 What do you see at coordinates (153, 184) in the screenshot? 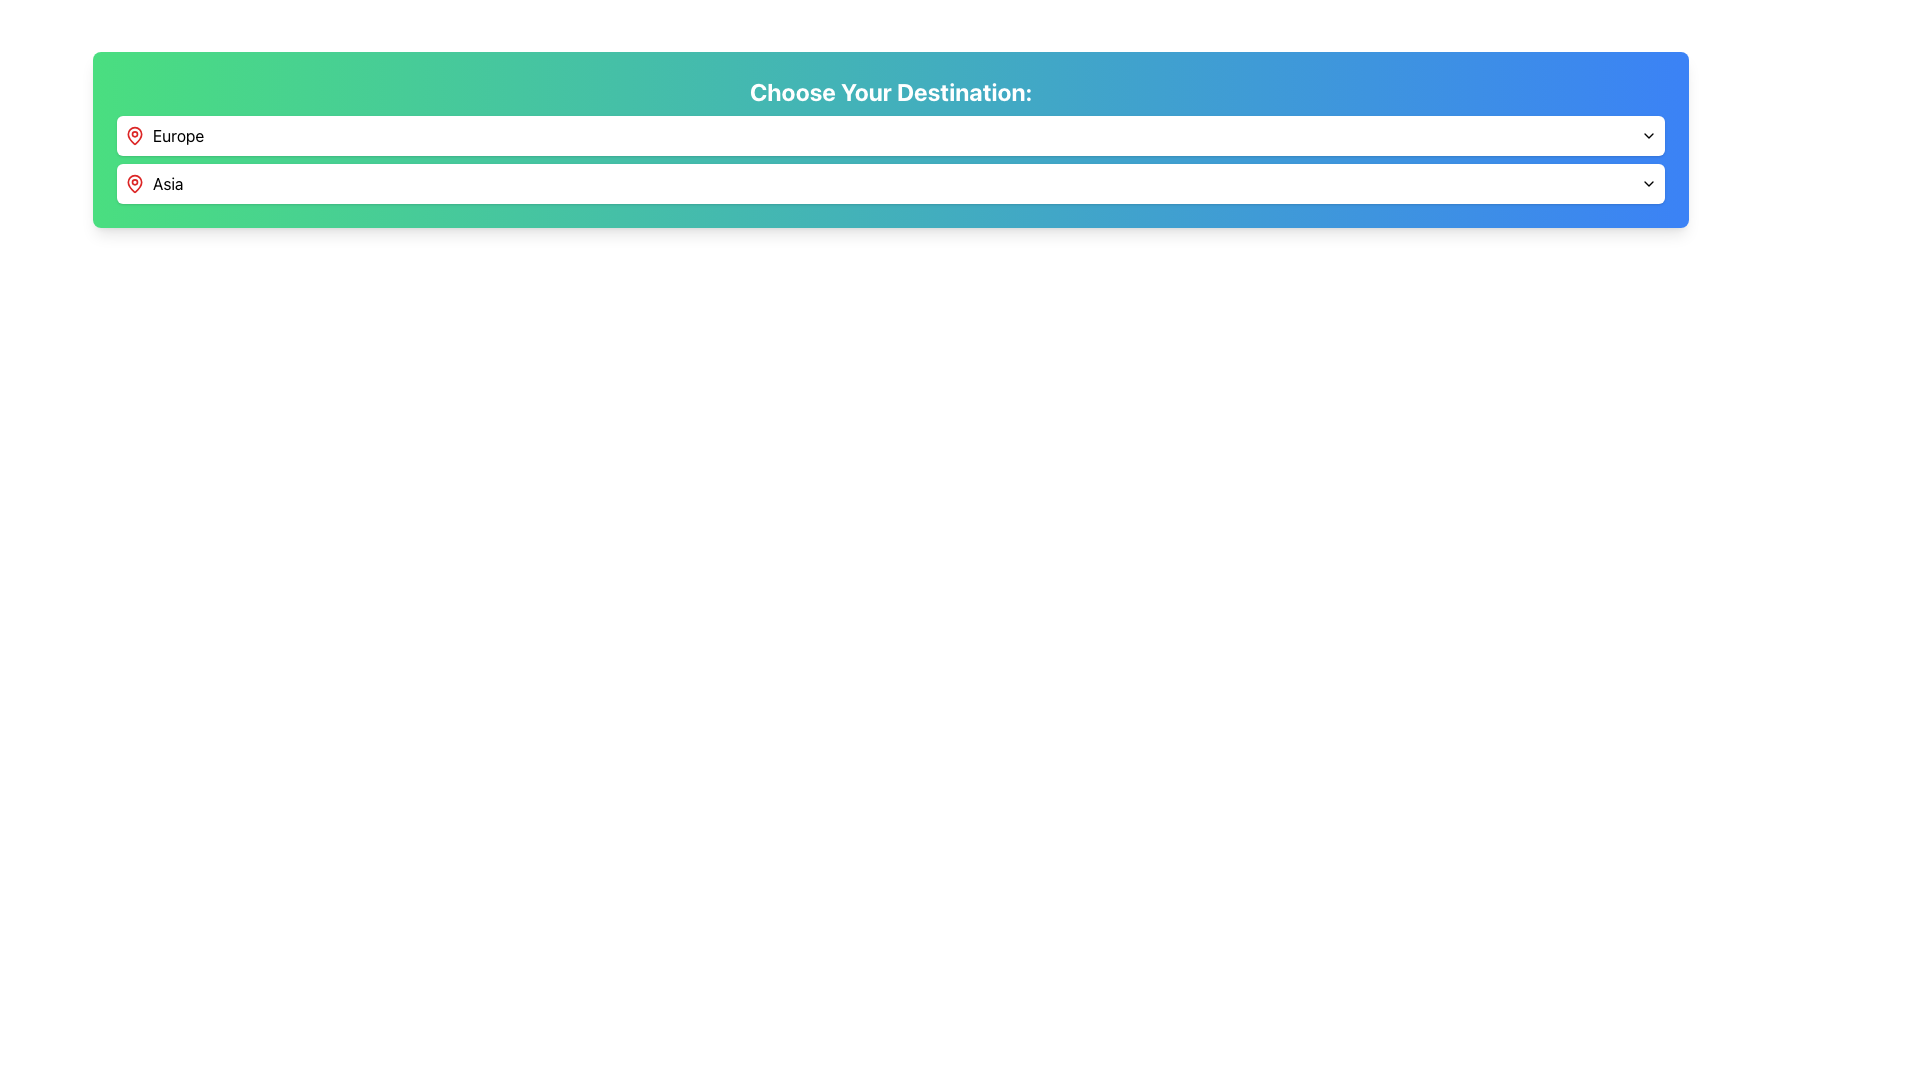
I see `the 'Asia' label in the dropdown list` at bounding box center [153, 184].